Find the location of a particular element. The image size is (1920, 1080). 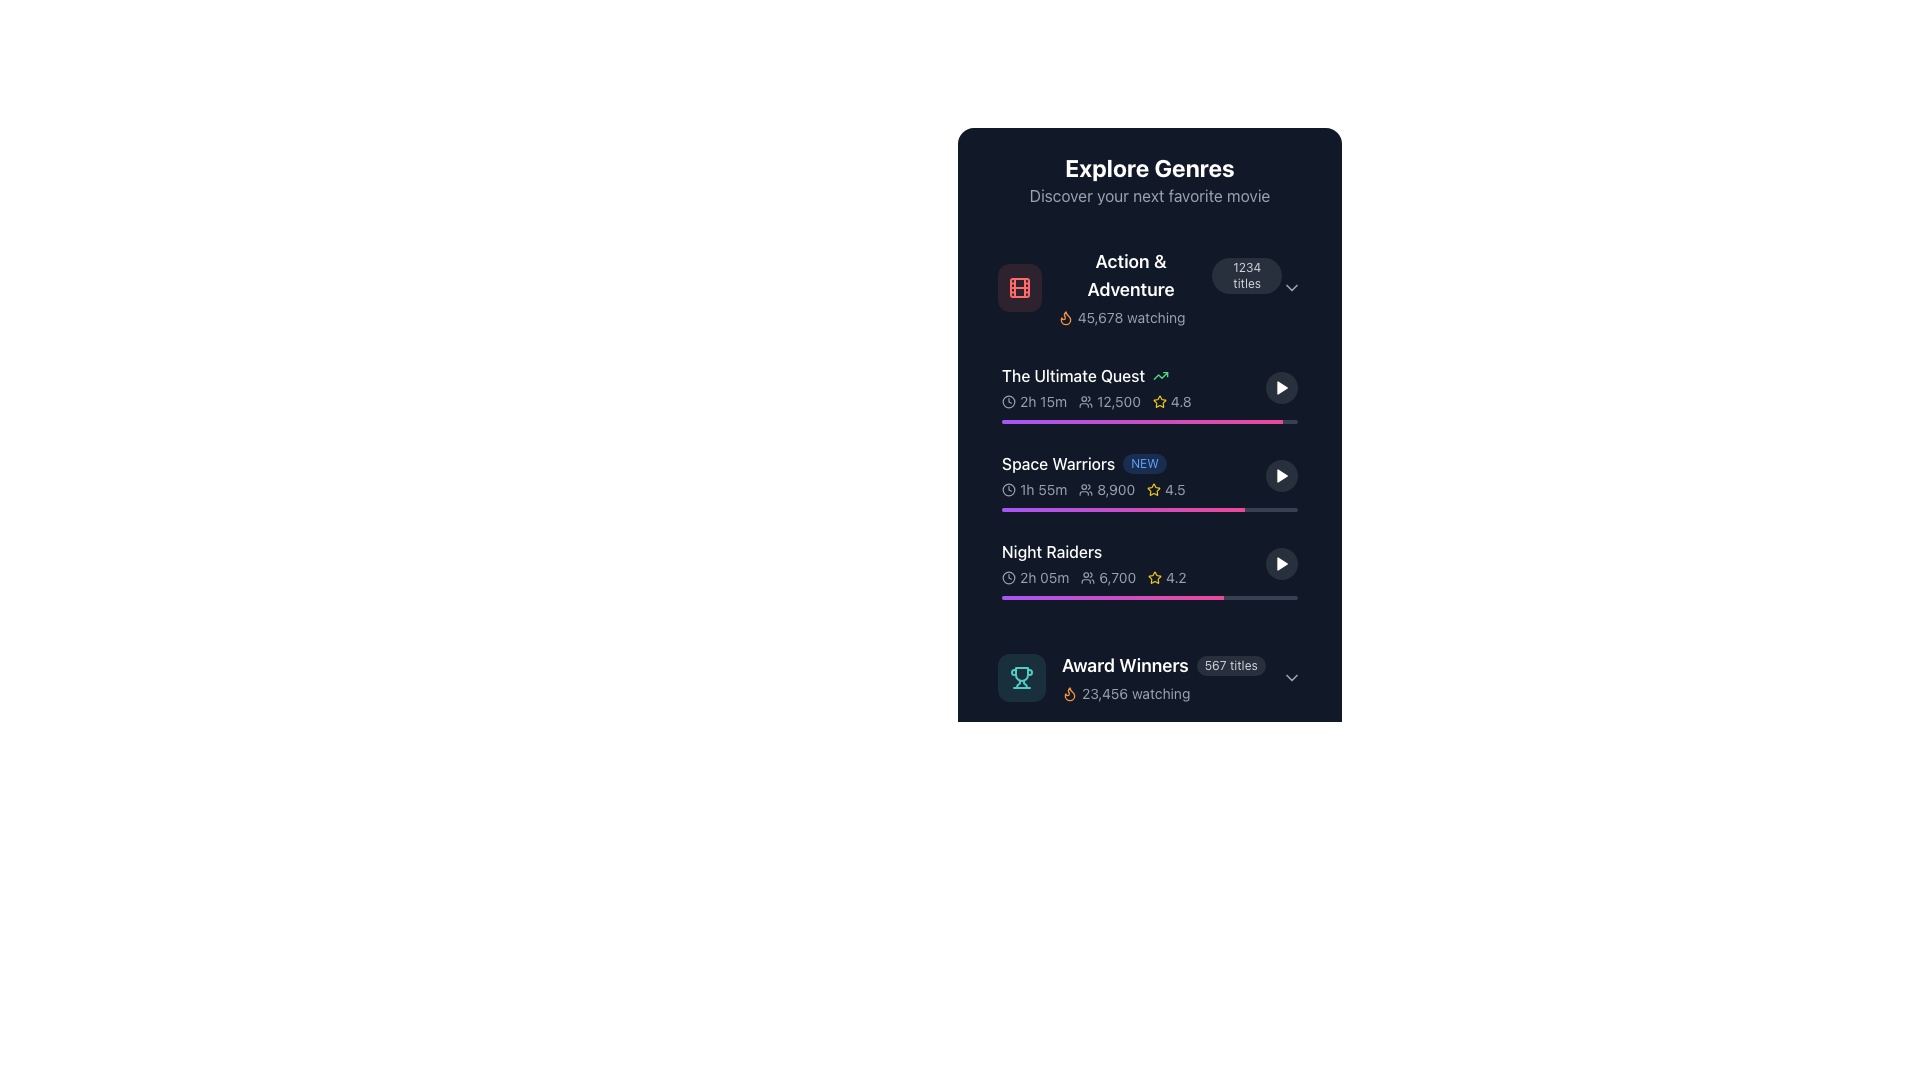

the progress bar located below 'The Ultimate Quest' entry to interact with it is located at coordinates (1150, 420).